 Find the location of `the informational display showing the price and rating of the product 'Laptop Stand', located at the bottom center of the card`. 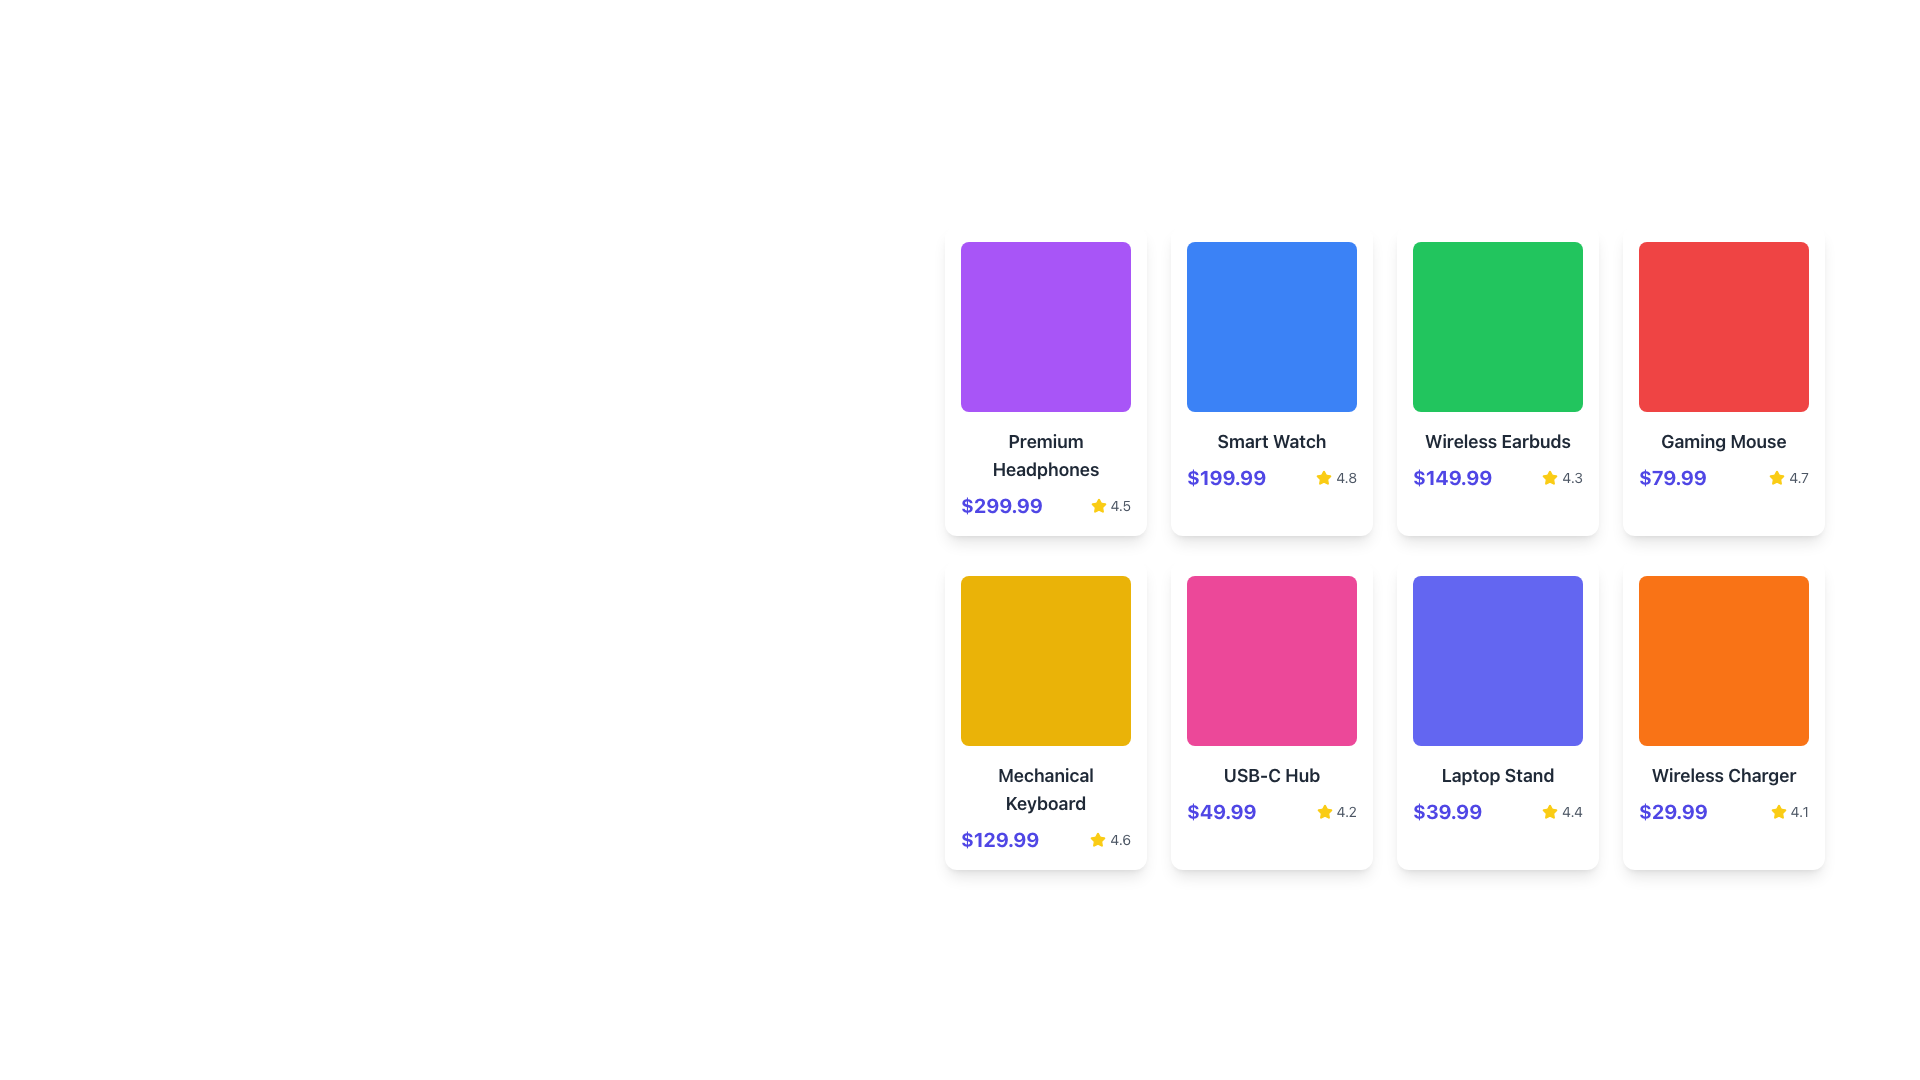

the informational display showing the price and rating of the product 'Laptop Stand', located at the bottom center of the card is located at coordinates (1497, 812).